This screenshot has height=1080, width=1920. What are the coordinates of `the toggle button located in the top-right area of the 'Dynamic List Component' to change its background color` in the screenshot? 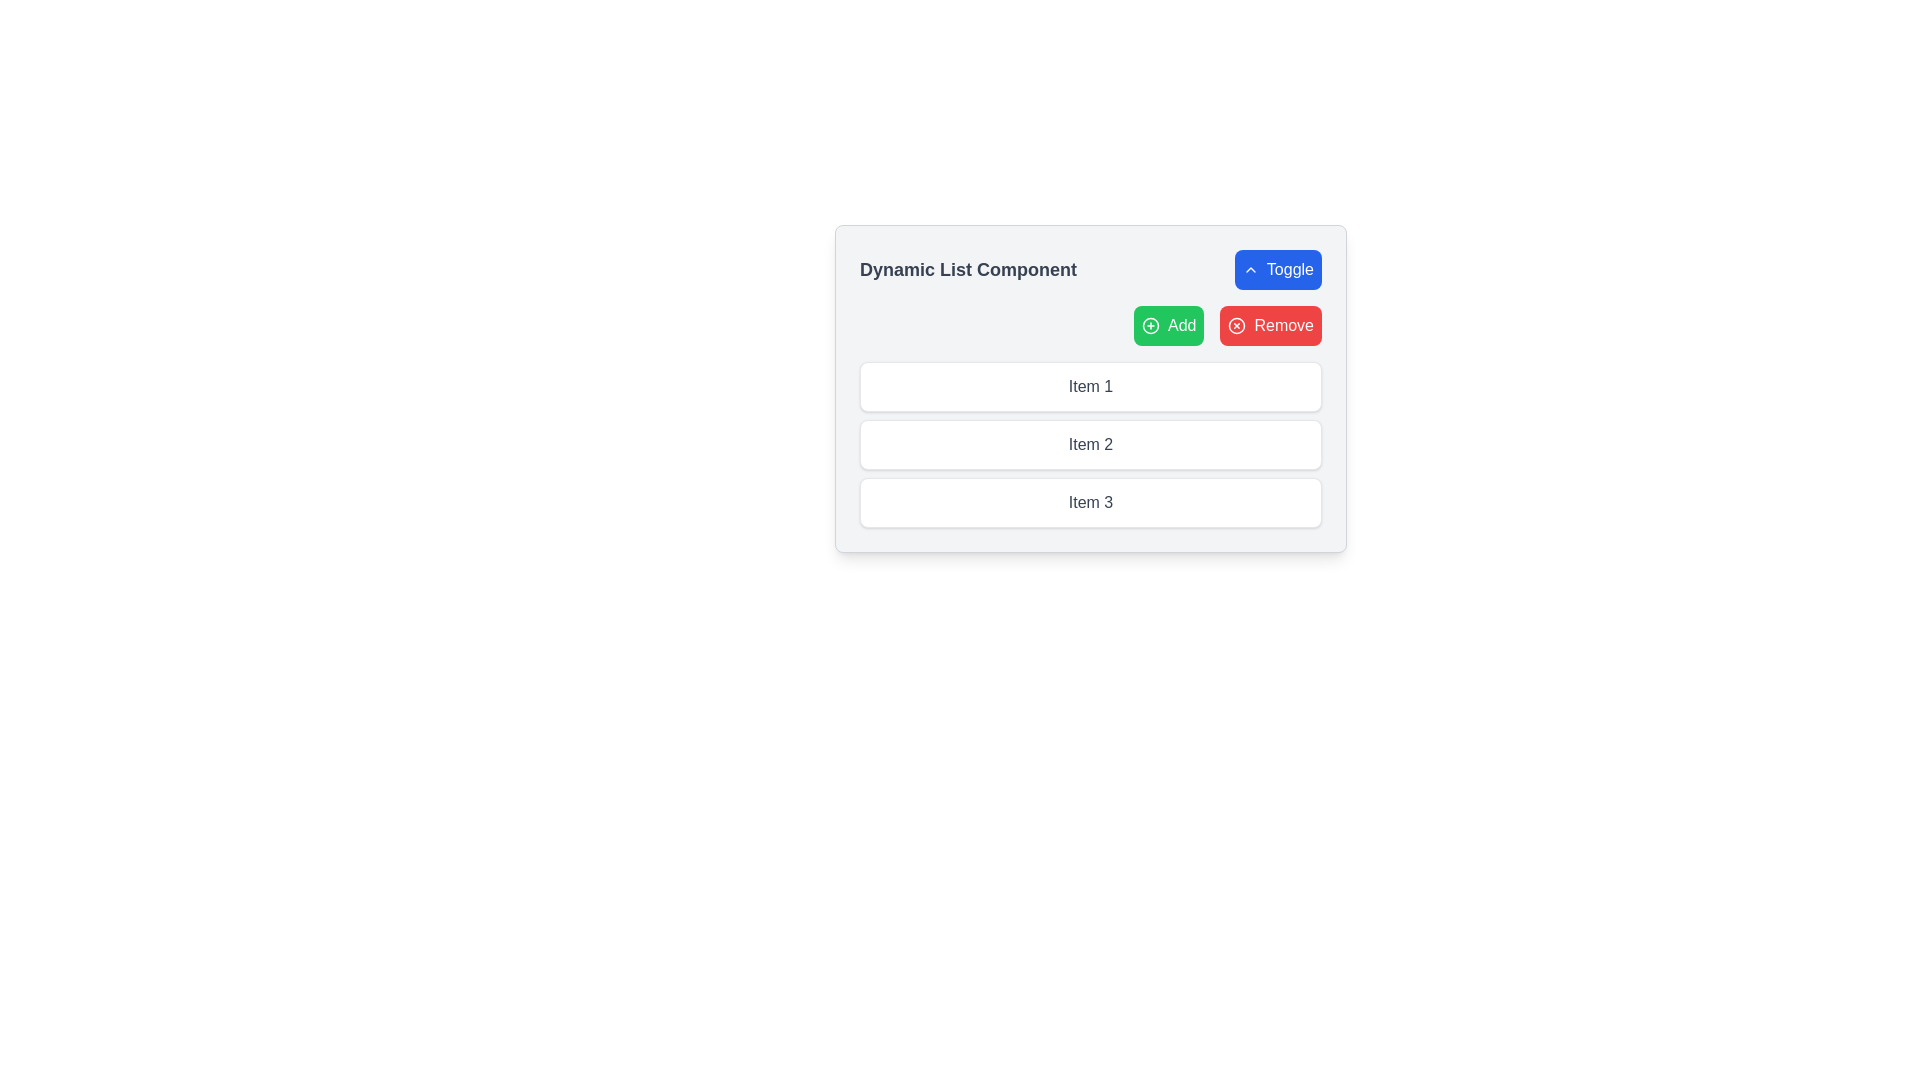 It's located at (1277, 270).